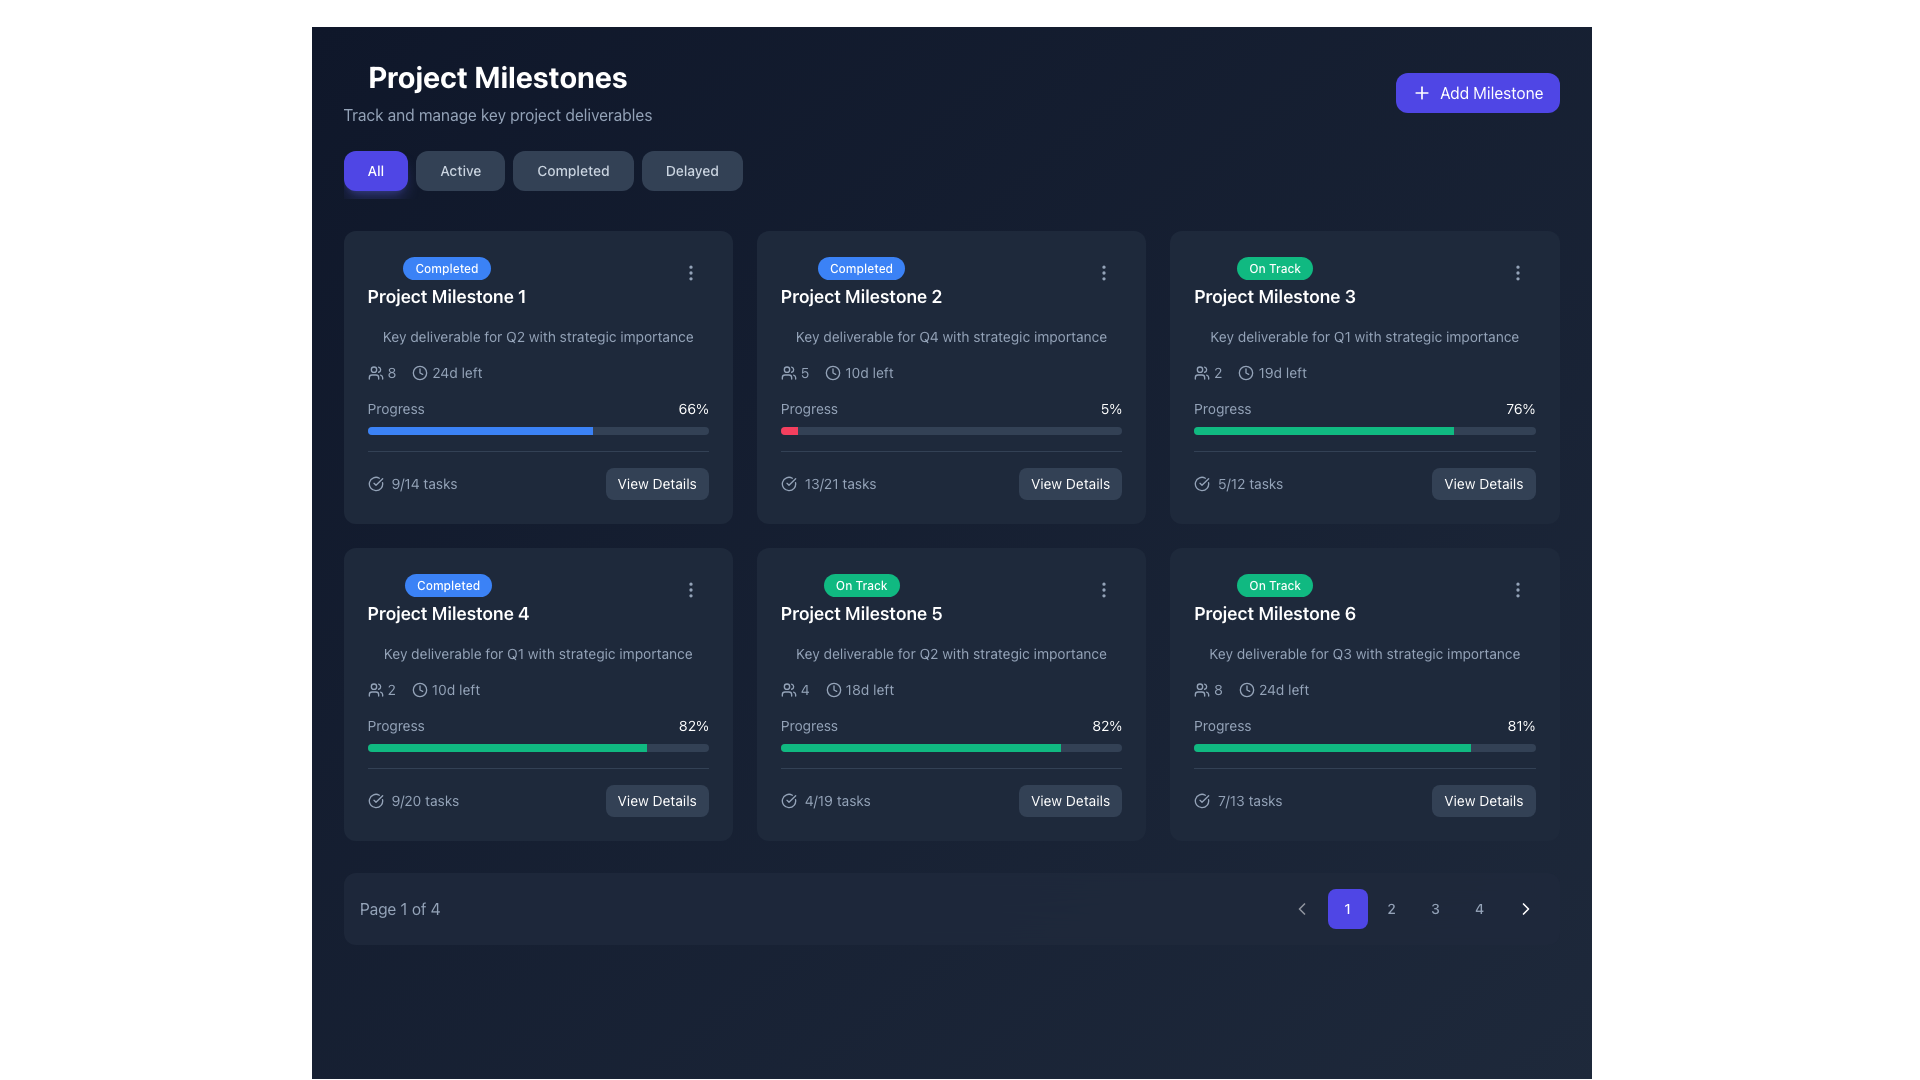  What do you see at coordinates (1517, 273) in the screenshot?
I see `the vertical ellipsis icon button located` at bounding box center [1517, 273].